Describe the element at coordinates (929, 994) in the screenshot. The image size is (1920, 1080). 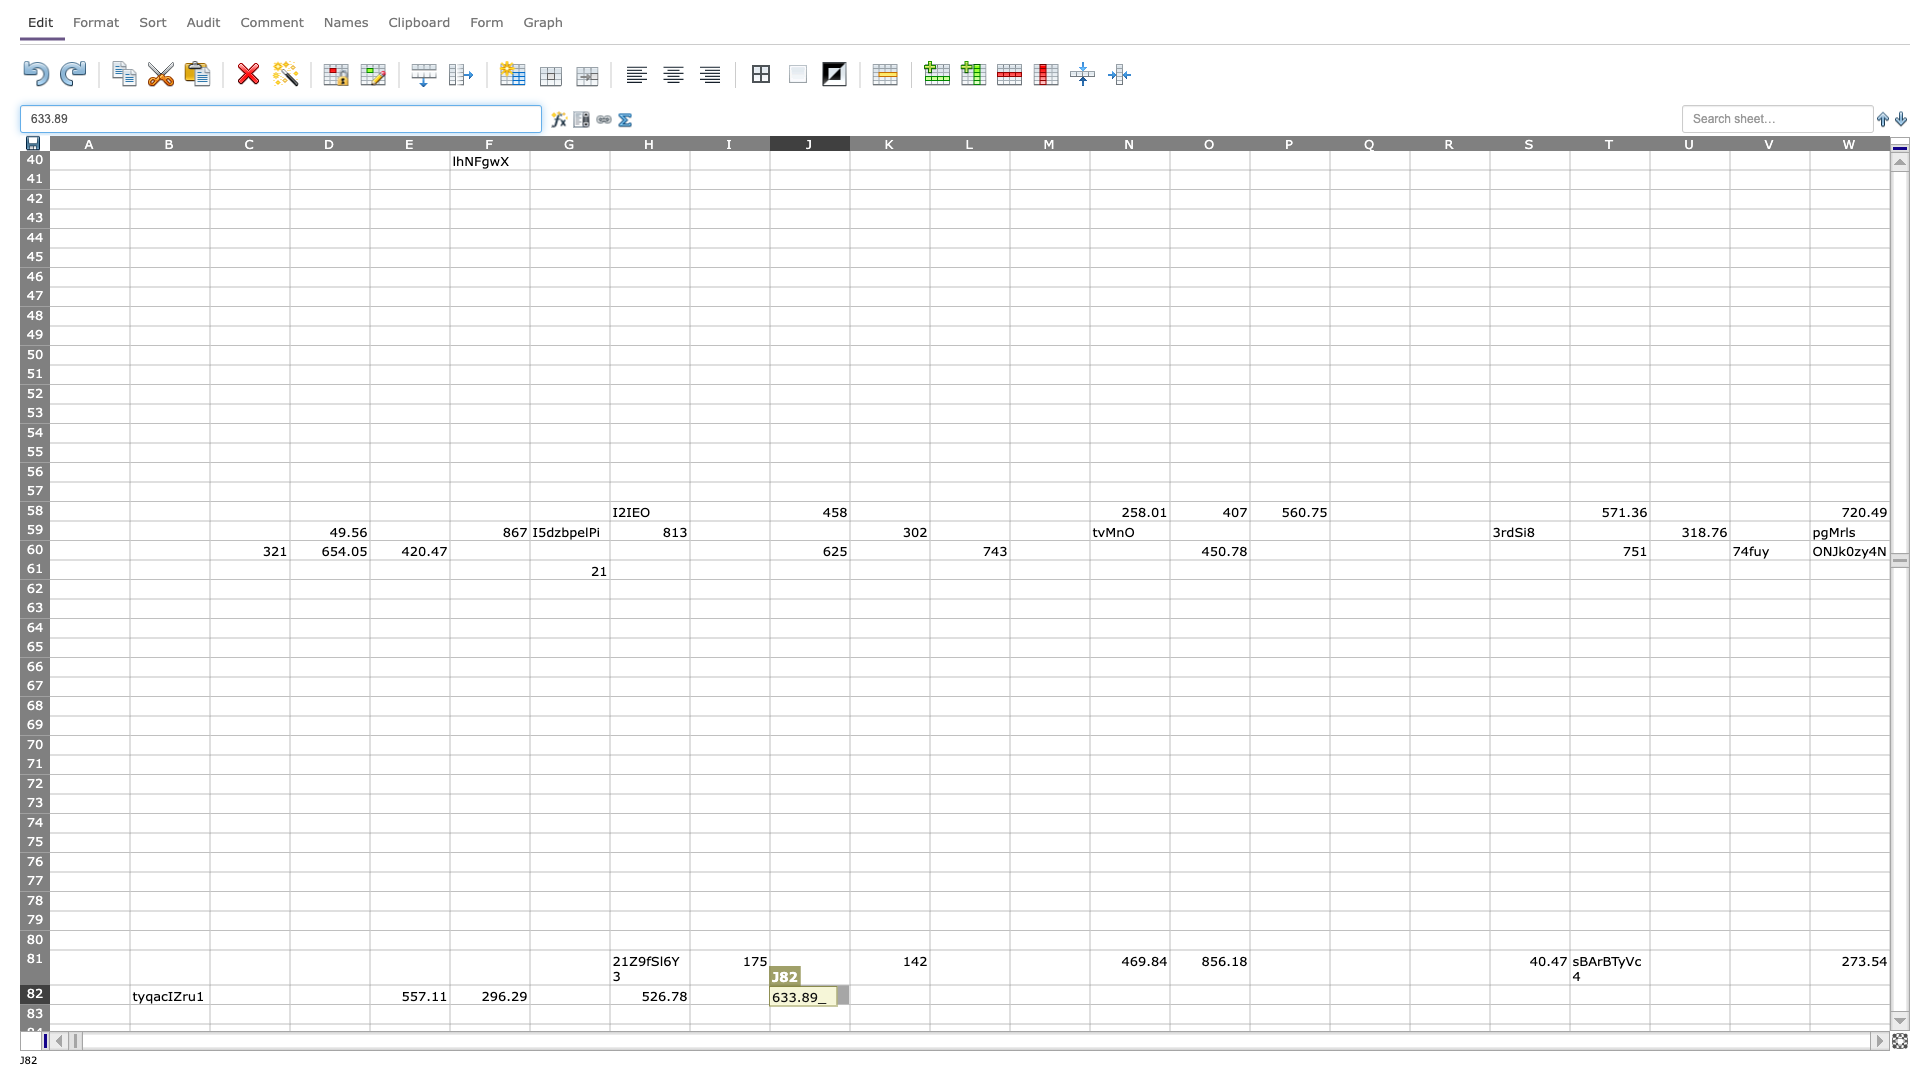
I see `Right edge of K-82` at that location.